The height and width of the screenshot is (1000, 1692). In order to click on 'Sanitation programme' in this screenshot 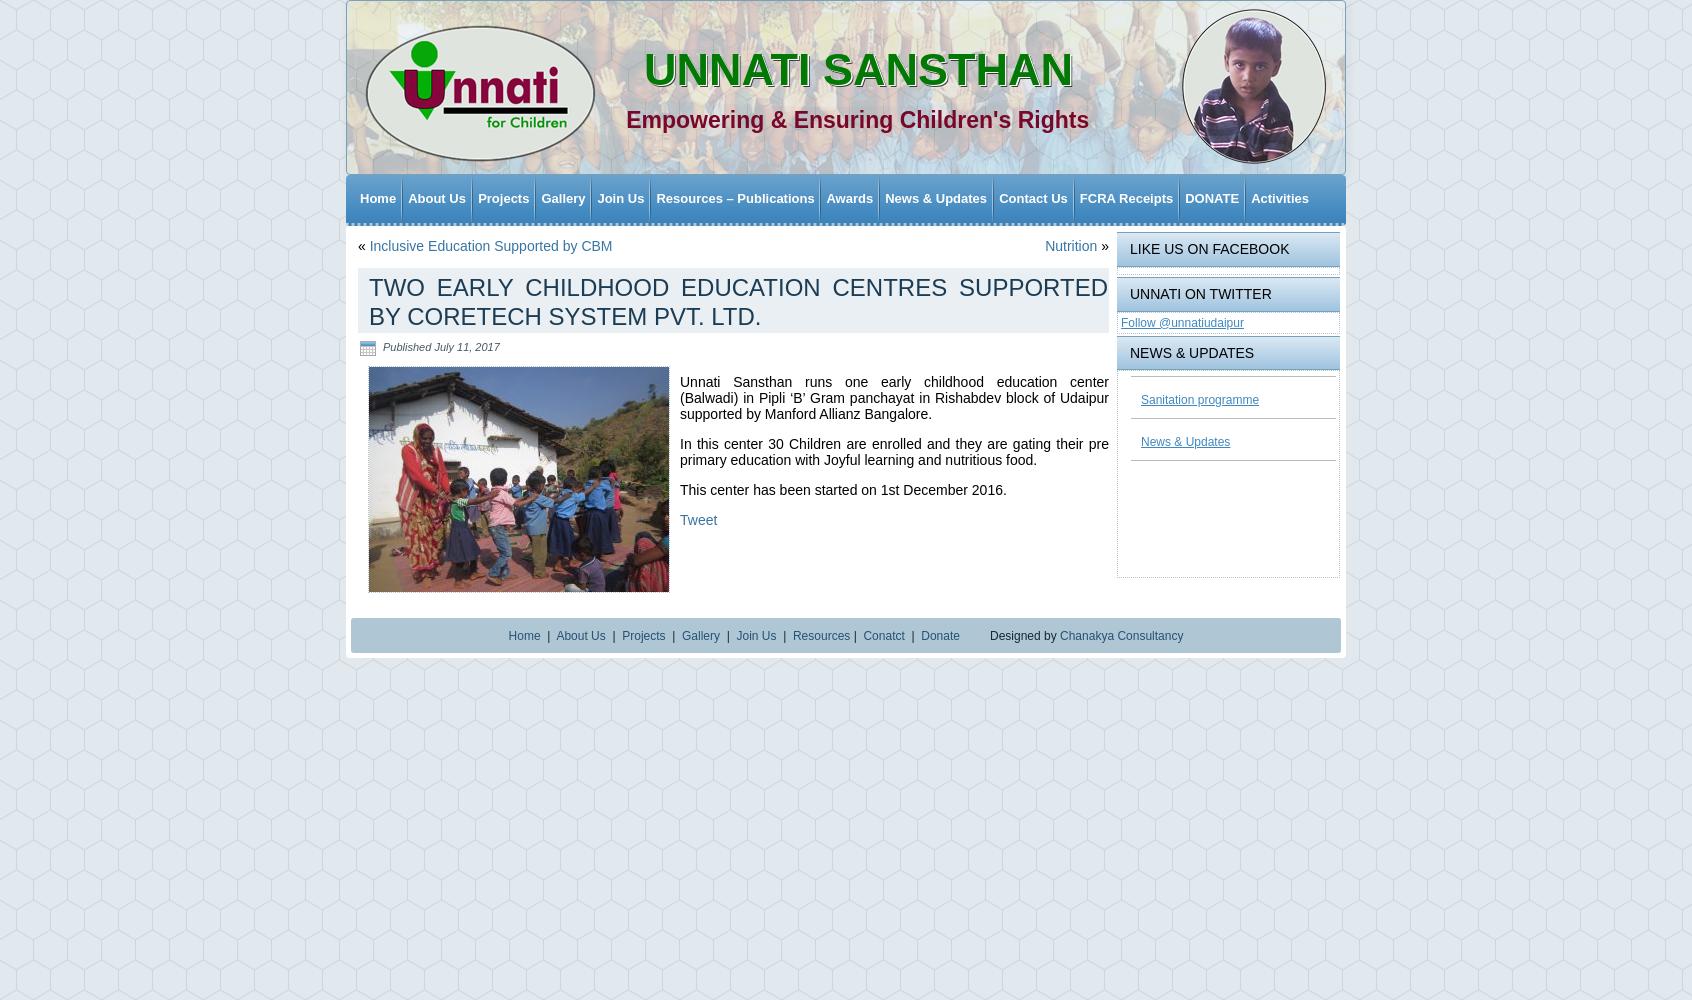, I will do `click(1198, 392)`.